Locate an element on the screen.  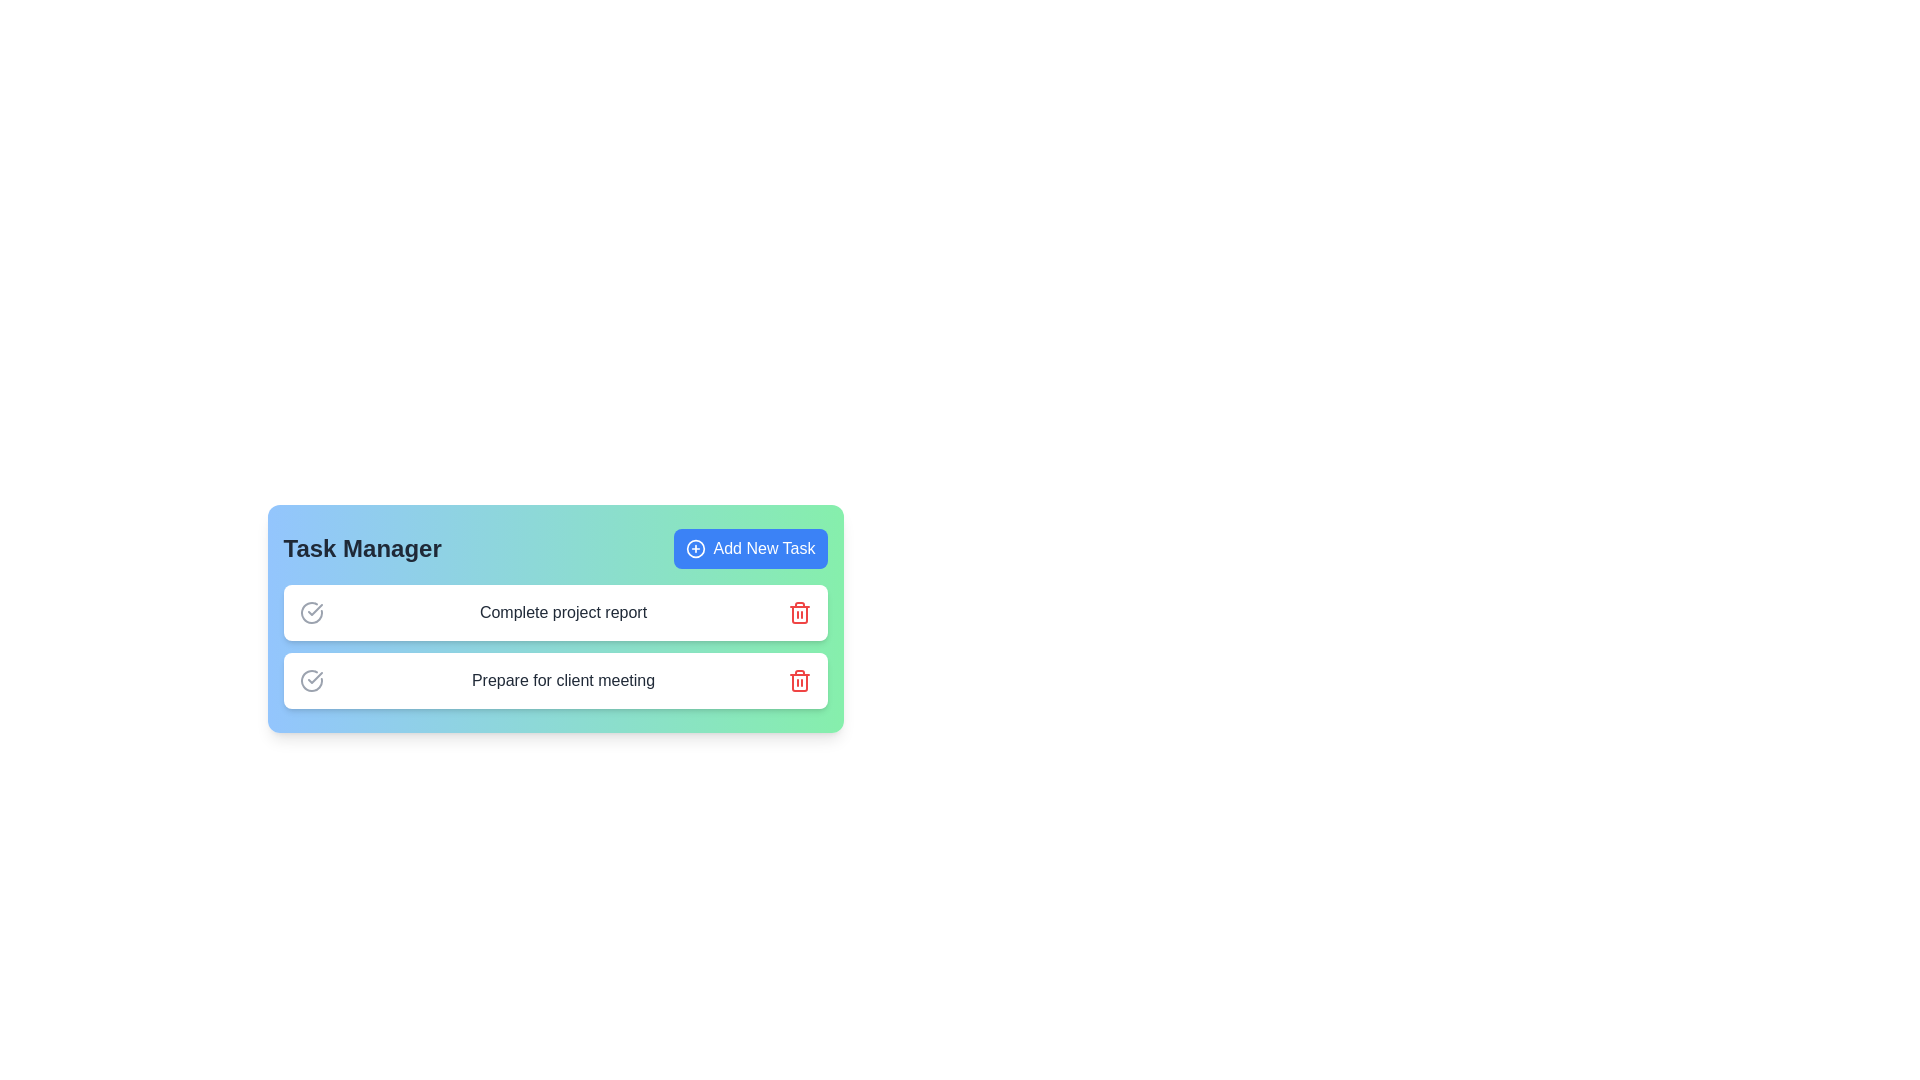
the circular Button icon located in the top-right corner of the task management interface is located at coordinates (695, 548).